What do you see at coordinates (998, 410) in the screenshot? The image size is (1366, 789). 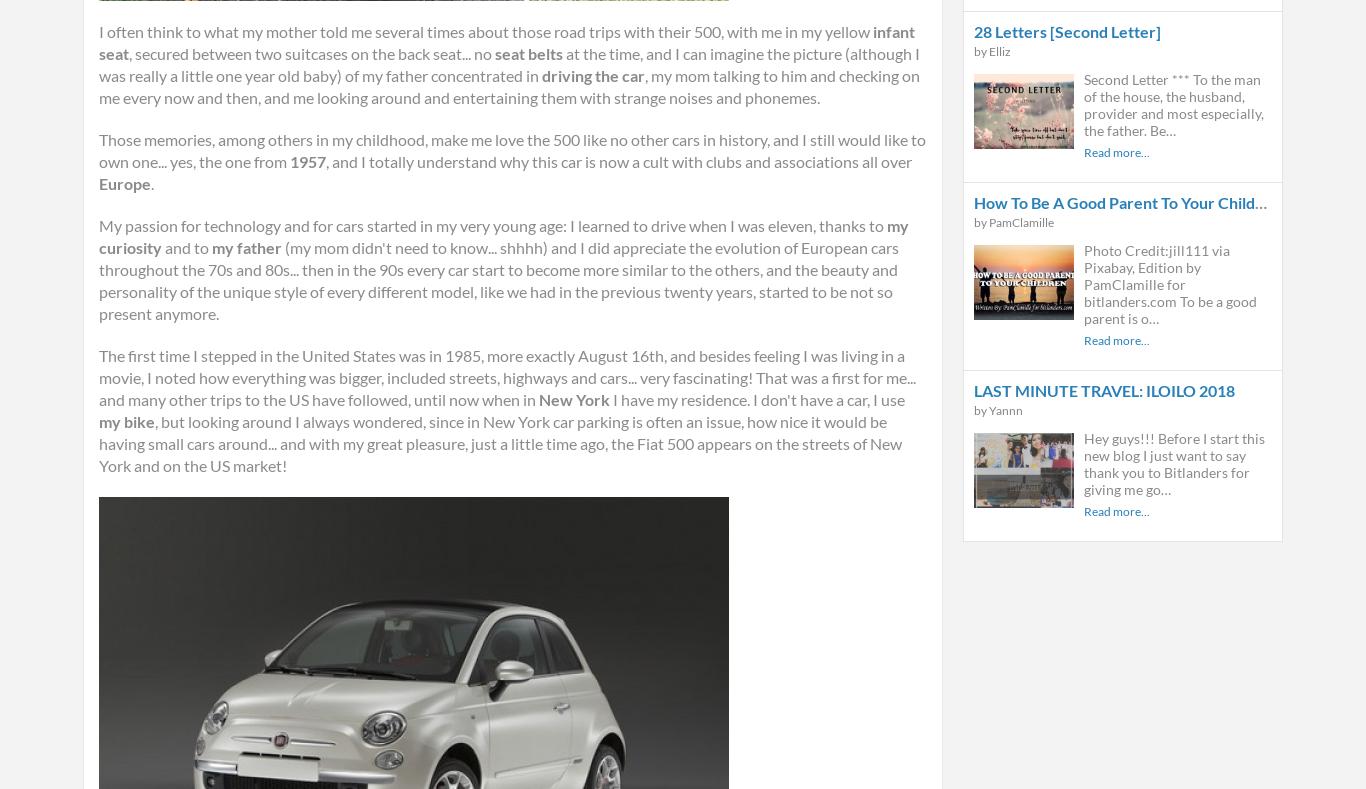 I see `'by Yannn'` at bounding box center [998, 410].